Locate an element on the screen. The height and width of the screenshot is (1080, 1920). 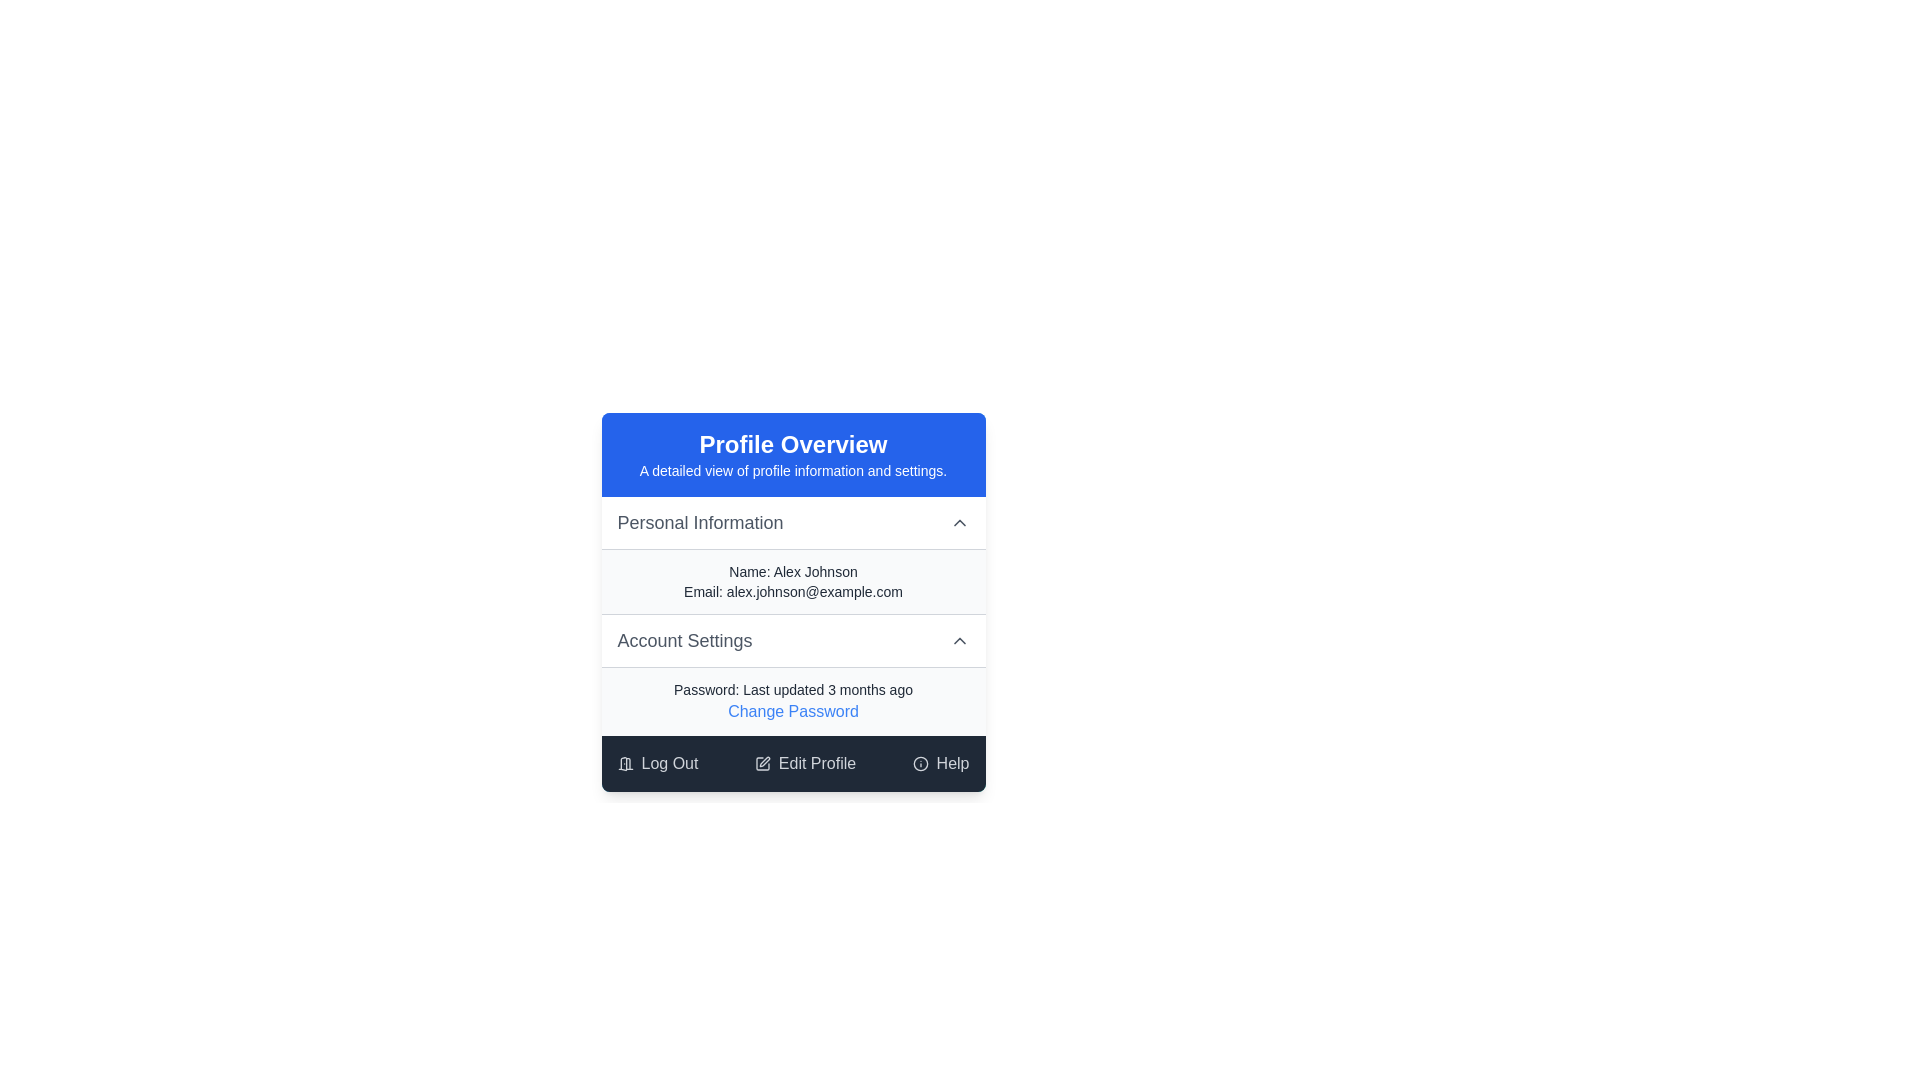
the compact open door icon, which is a non-interactive visual element located to the left of the 'Log Out' text in the bottom section of the card interface is located at coordinates (624, 763).